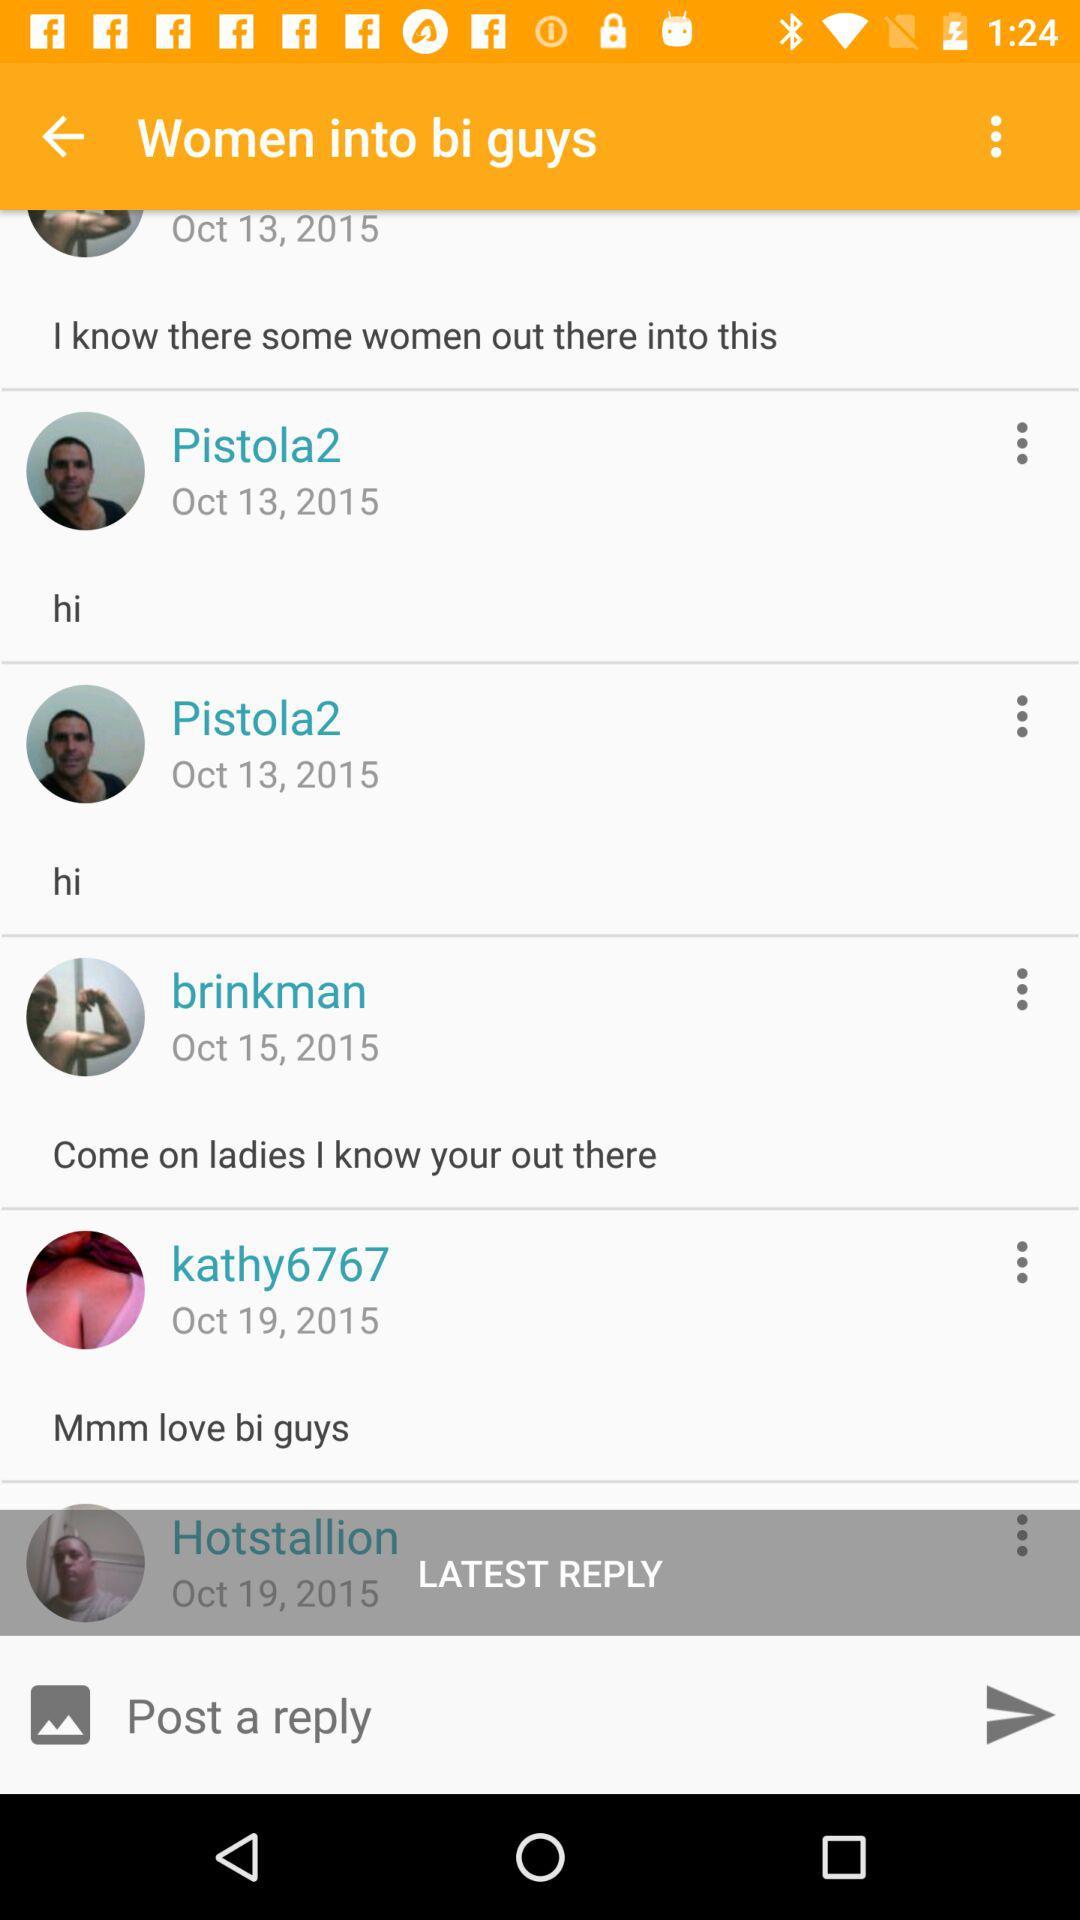 The image size is (1080, 1920). I want to click on a photo, so click(59, 1713).